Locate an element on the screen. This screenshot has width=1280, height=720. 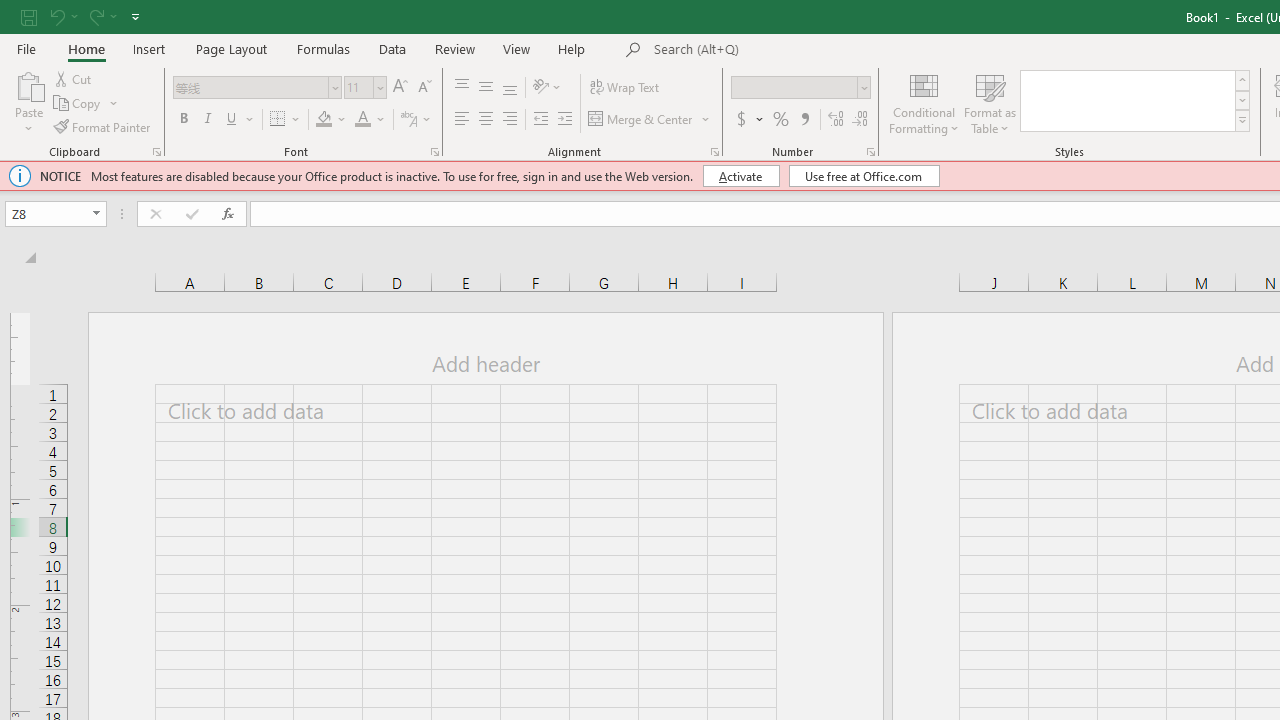
'Center' is located at coordinates (485, 119).